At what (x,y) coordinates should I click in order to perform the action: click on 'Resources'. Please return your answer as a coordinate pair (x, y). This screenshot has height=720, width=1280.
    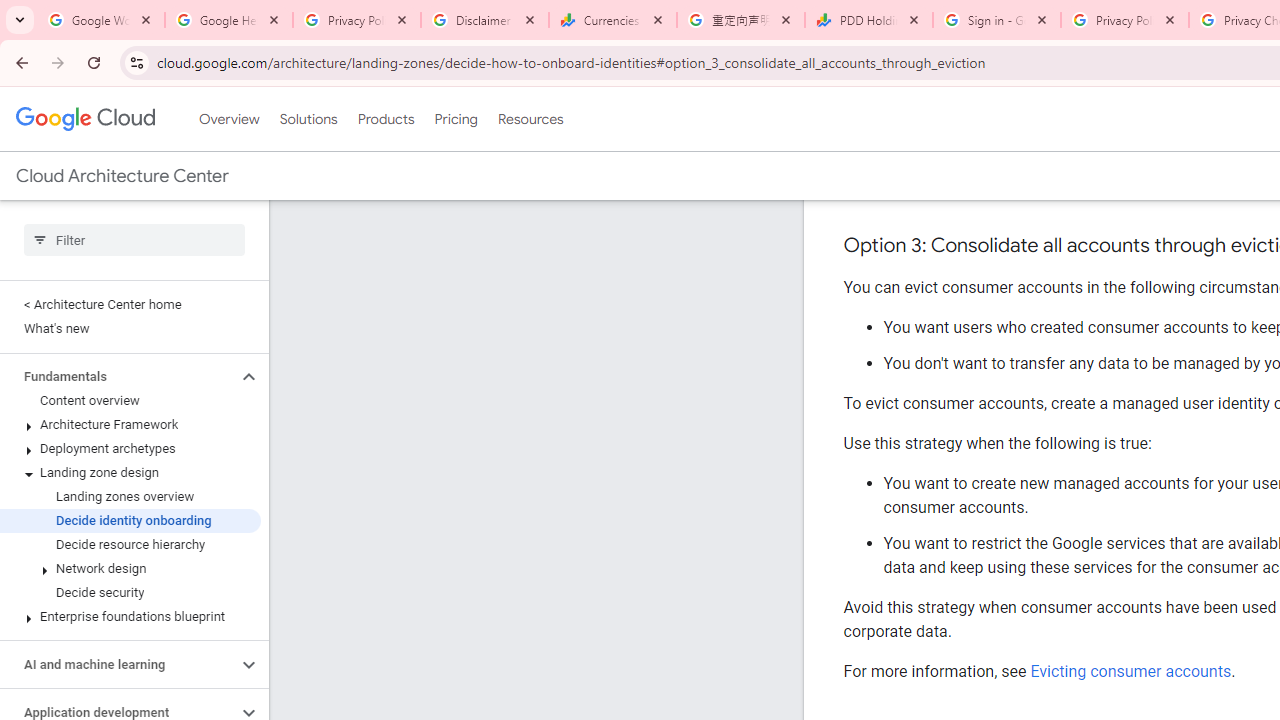
    Looking at the image, I should click on (530, 119).